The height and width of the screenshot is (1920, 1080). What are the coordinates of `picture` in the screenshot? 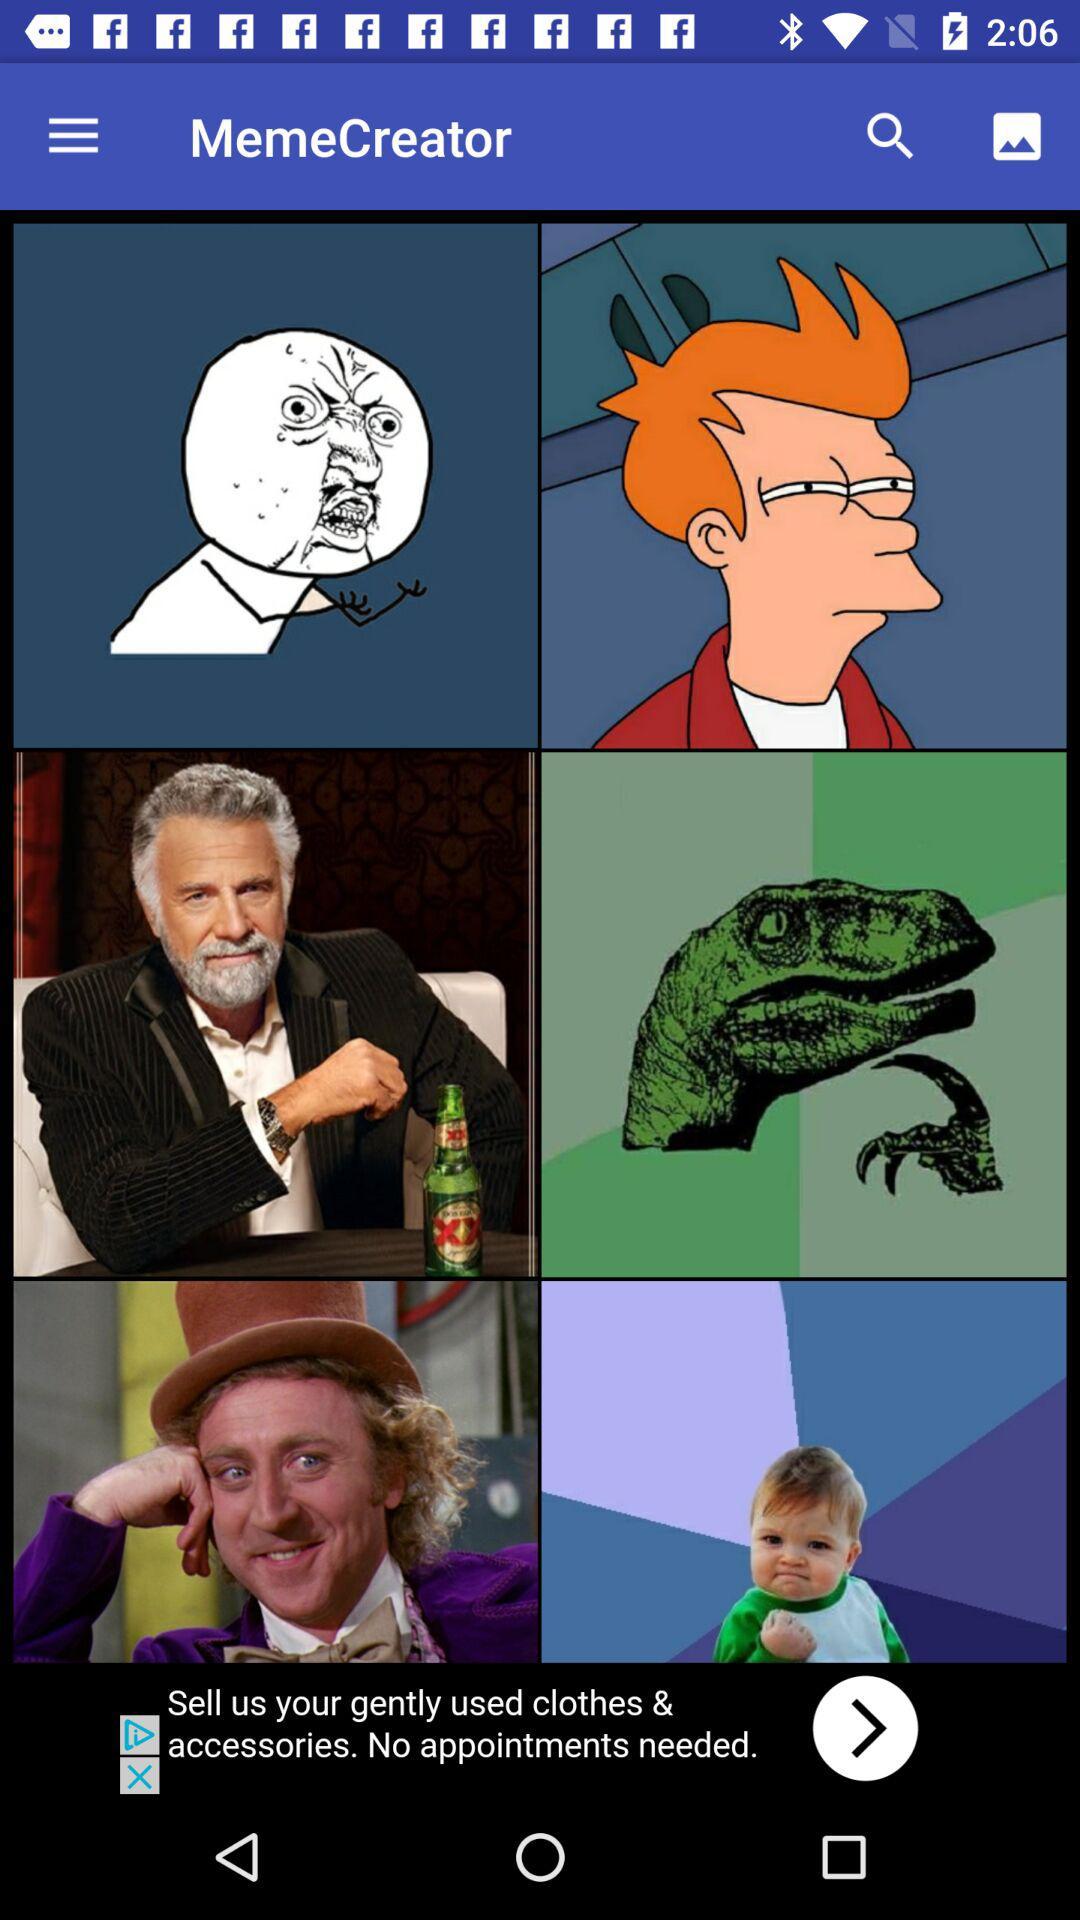 It's located at (275, 1014).